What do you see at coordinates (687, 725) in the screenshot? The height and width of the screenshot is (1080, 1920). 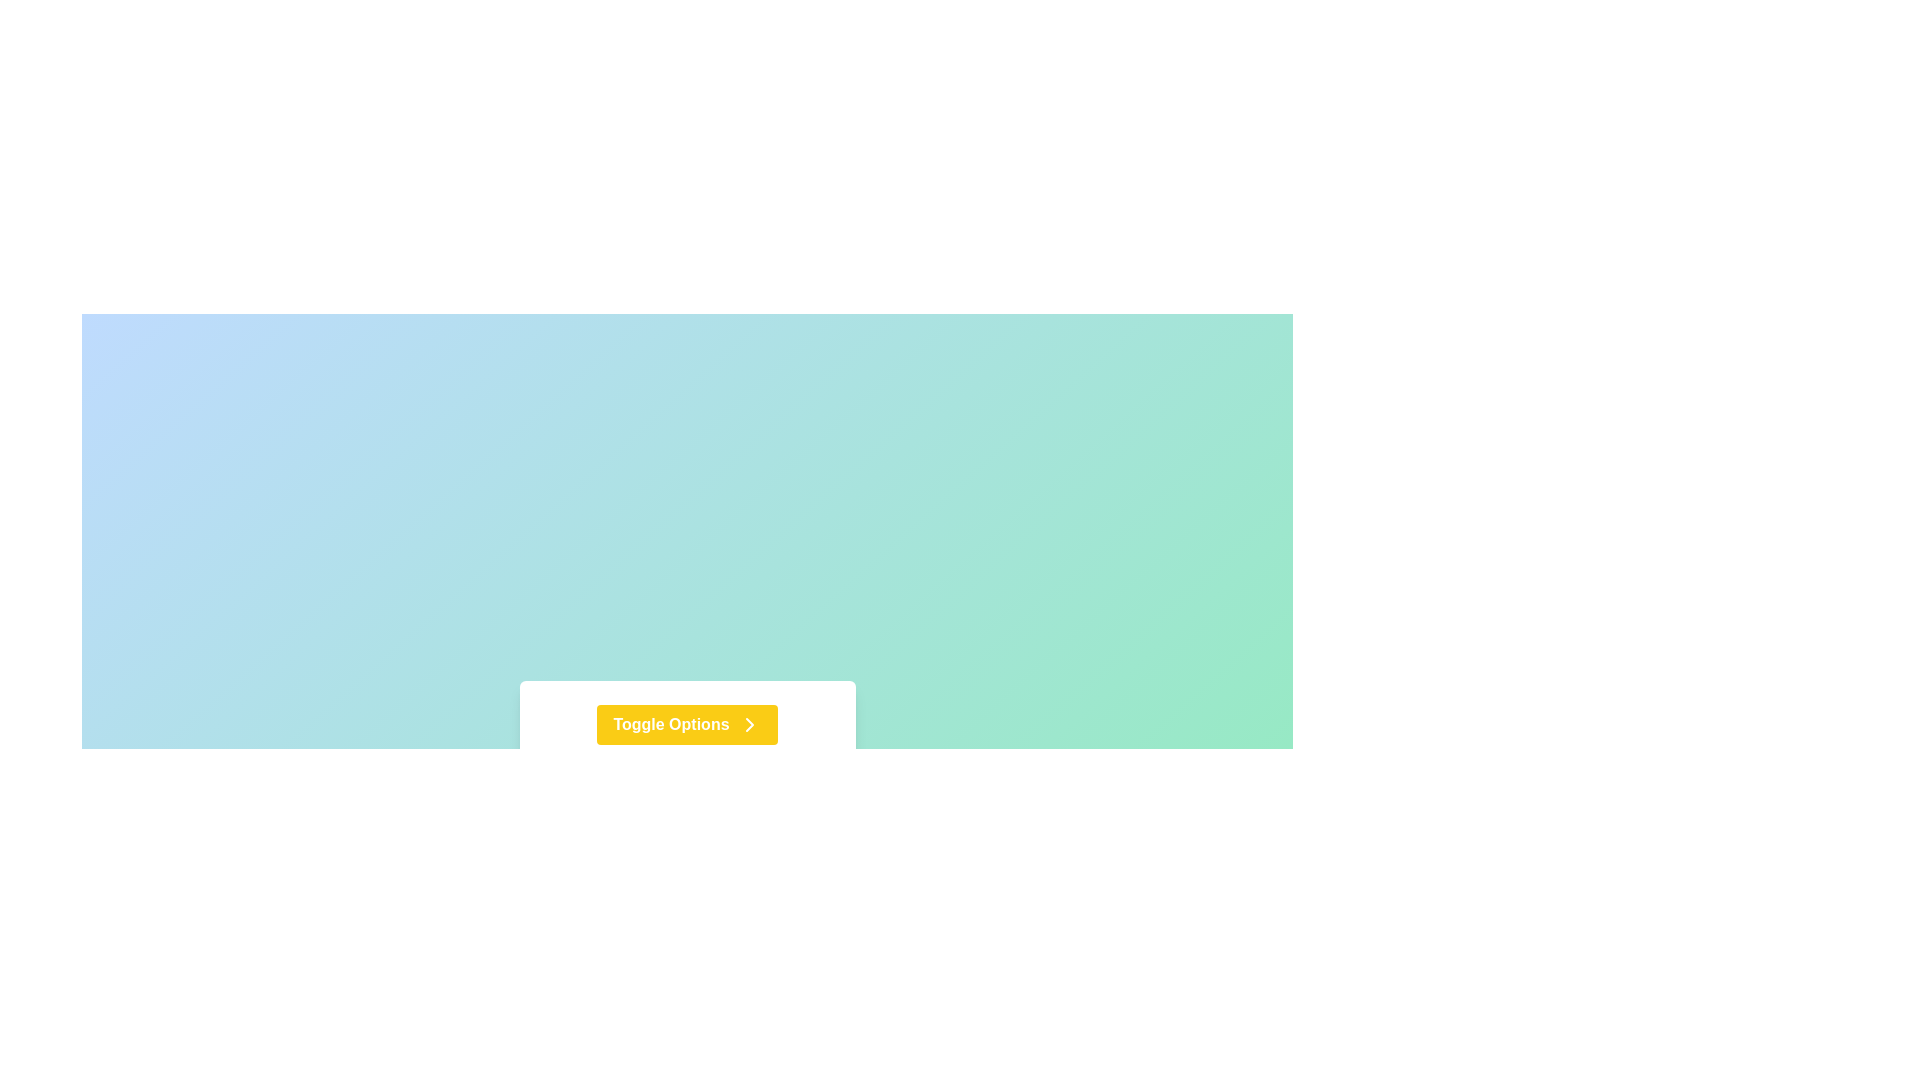 I see `the 'Toggle Options' button, which is a rectangular button with rounded corners, bright yellow background, and bold white text, located at the top center of the interface` at bounding box center [687, 725].